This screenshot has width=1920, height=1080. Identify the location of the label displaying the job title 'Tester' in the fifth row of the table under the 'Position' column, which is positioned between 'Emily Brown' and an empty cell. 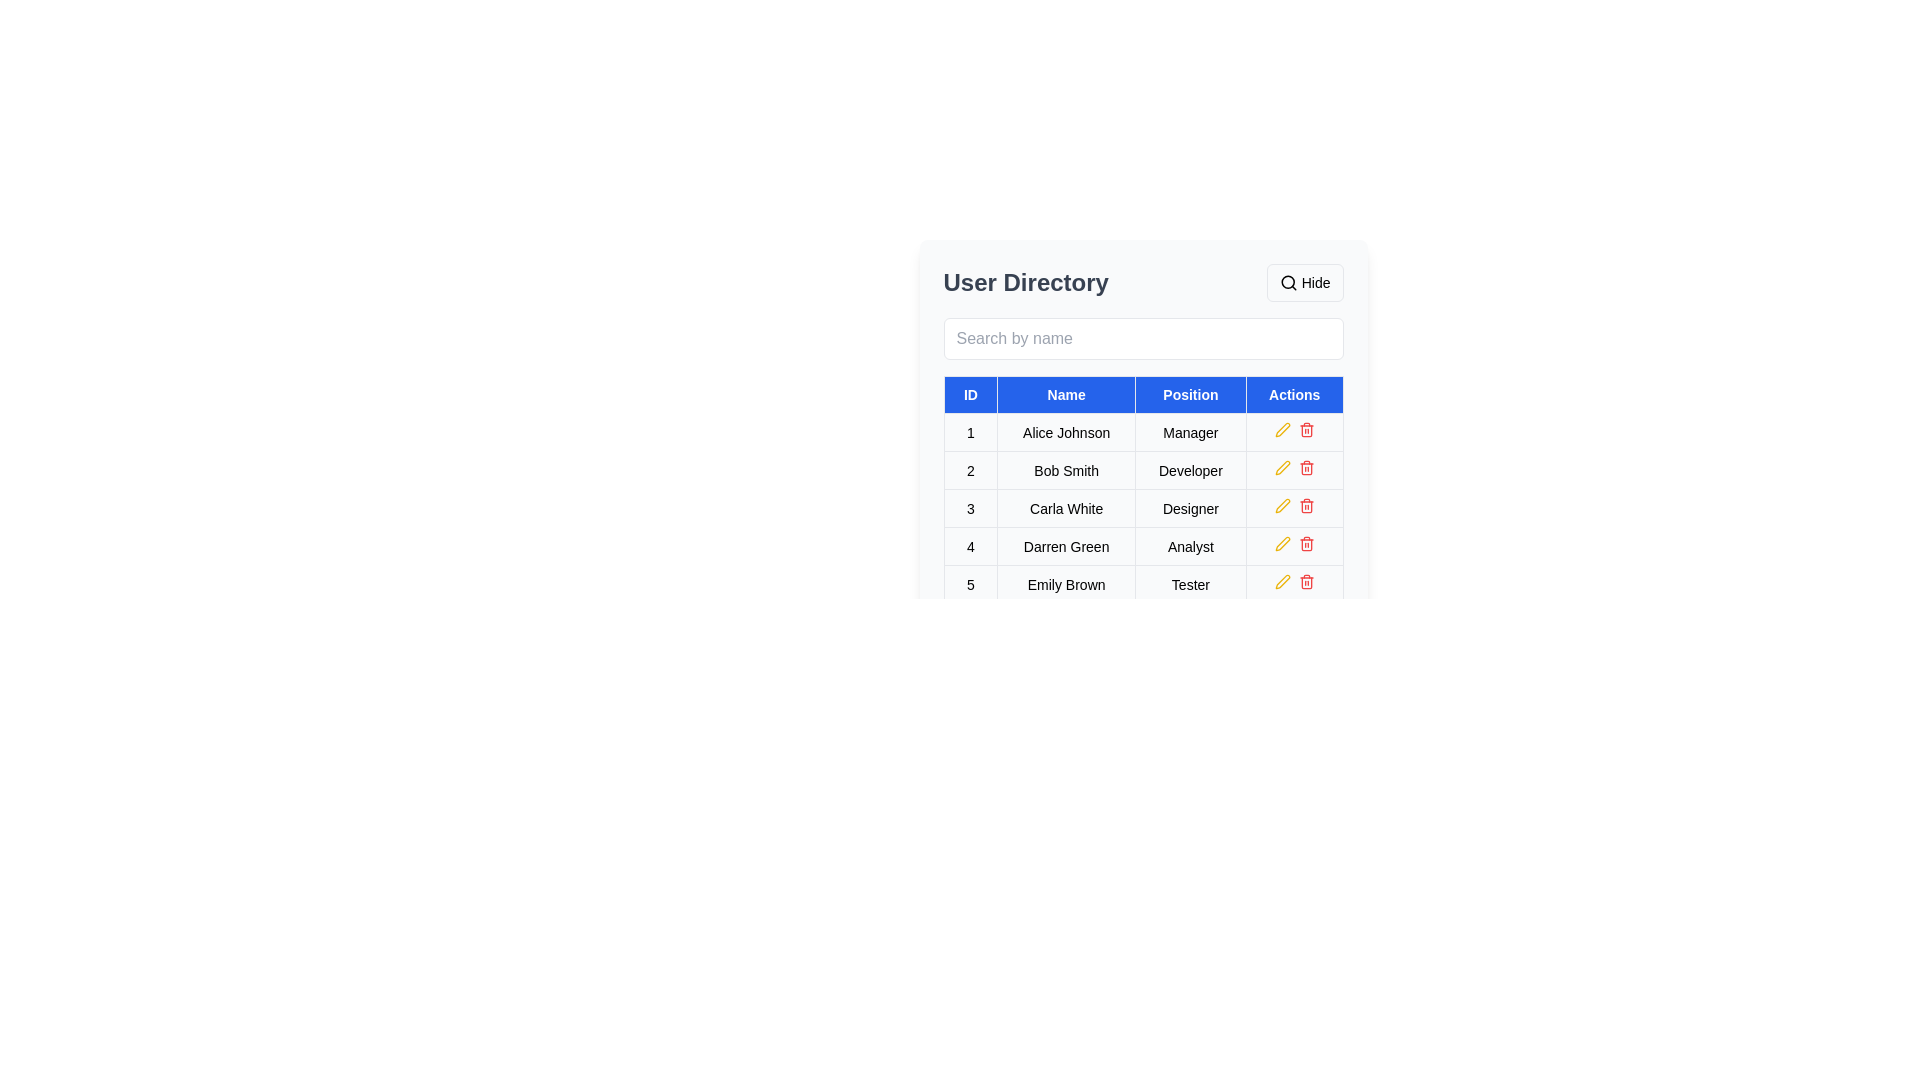
(1190, 584).